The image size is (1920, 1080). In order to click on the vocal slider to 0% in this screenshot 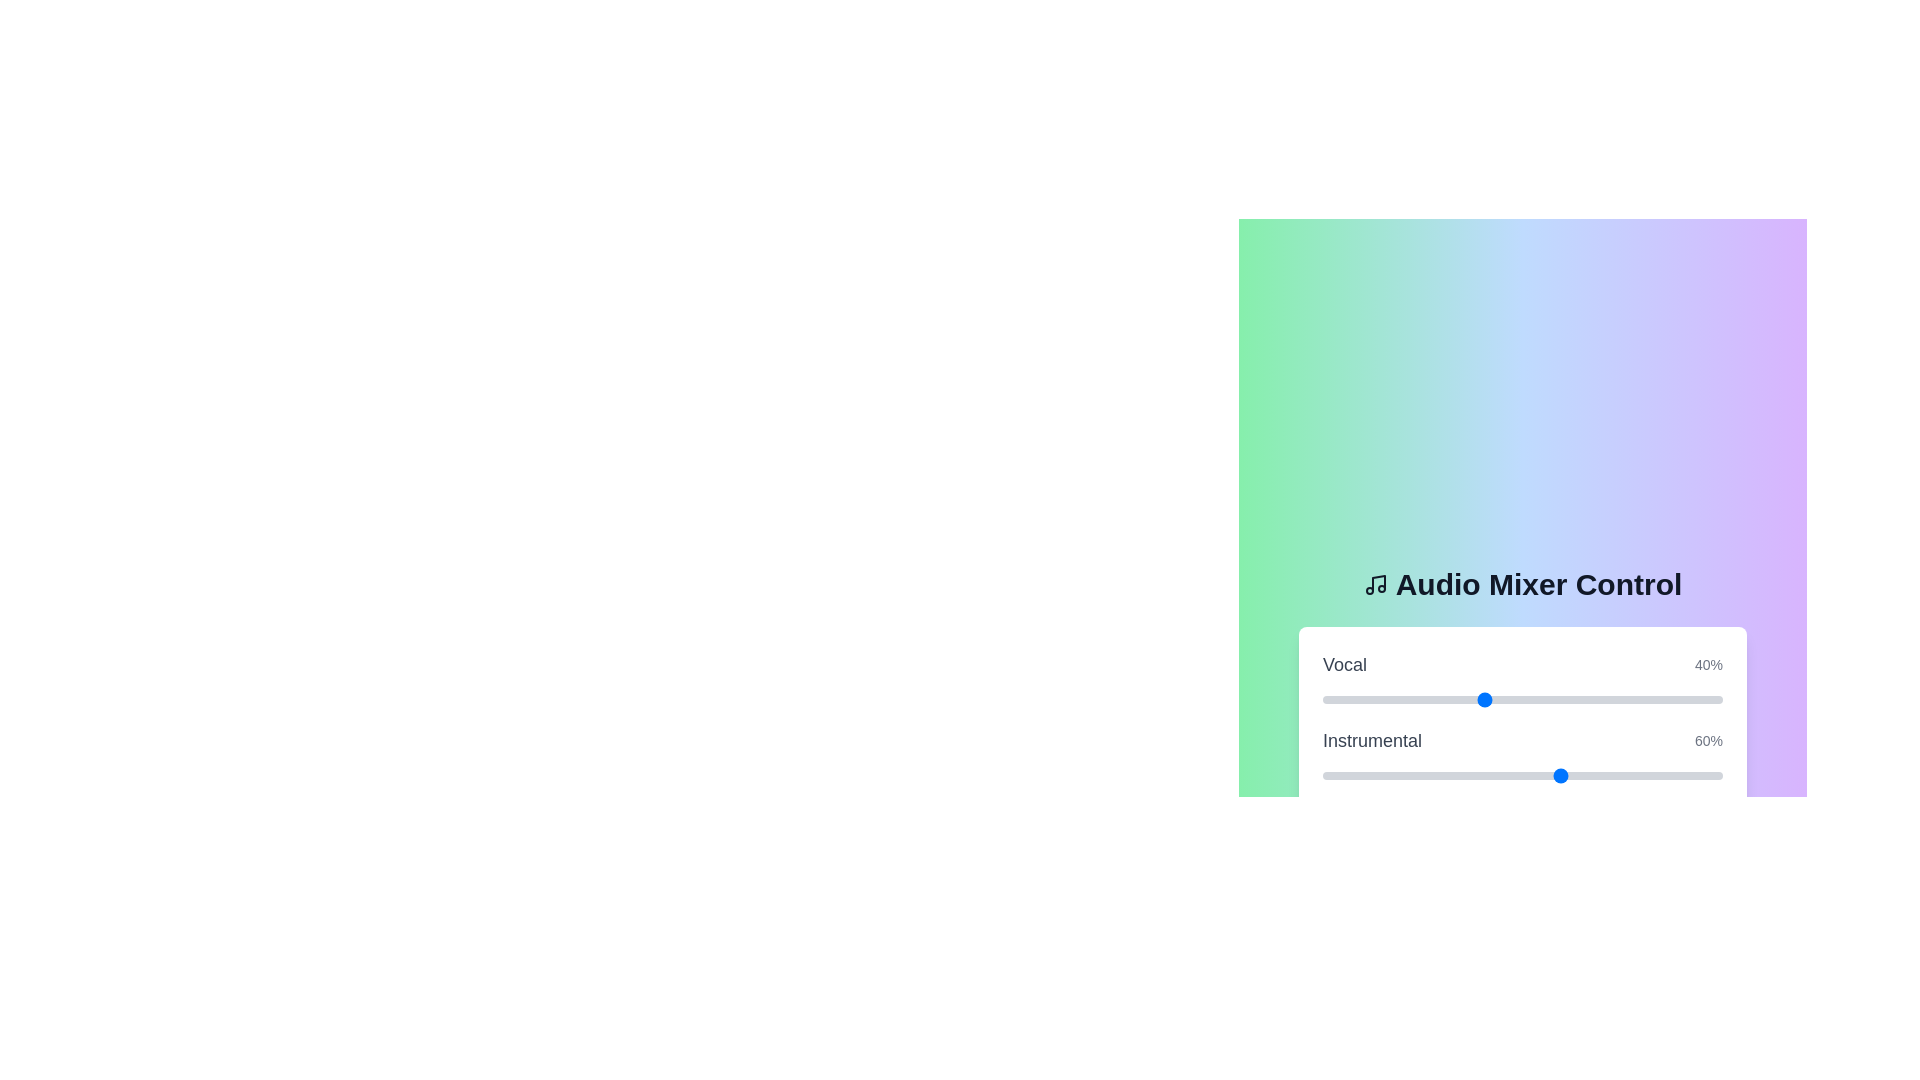, I will do `click(1323, 698)`.